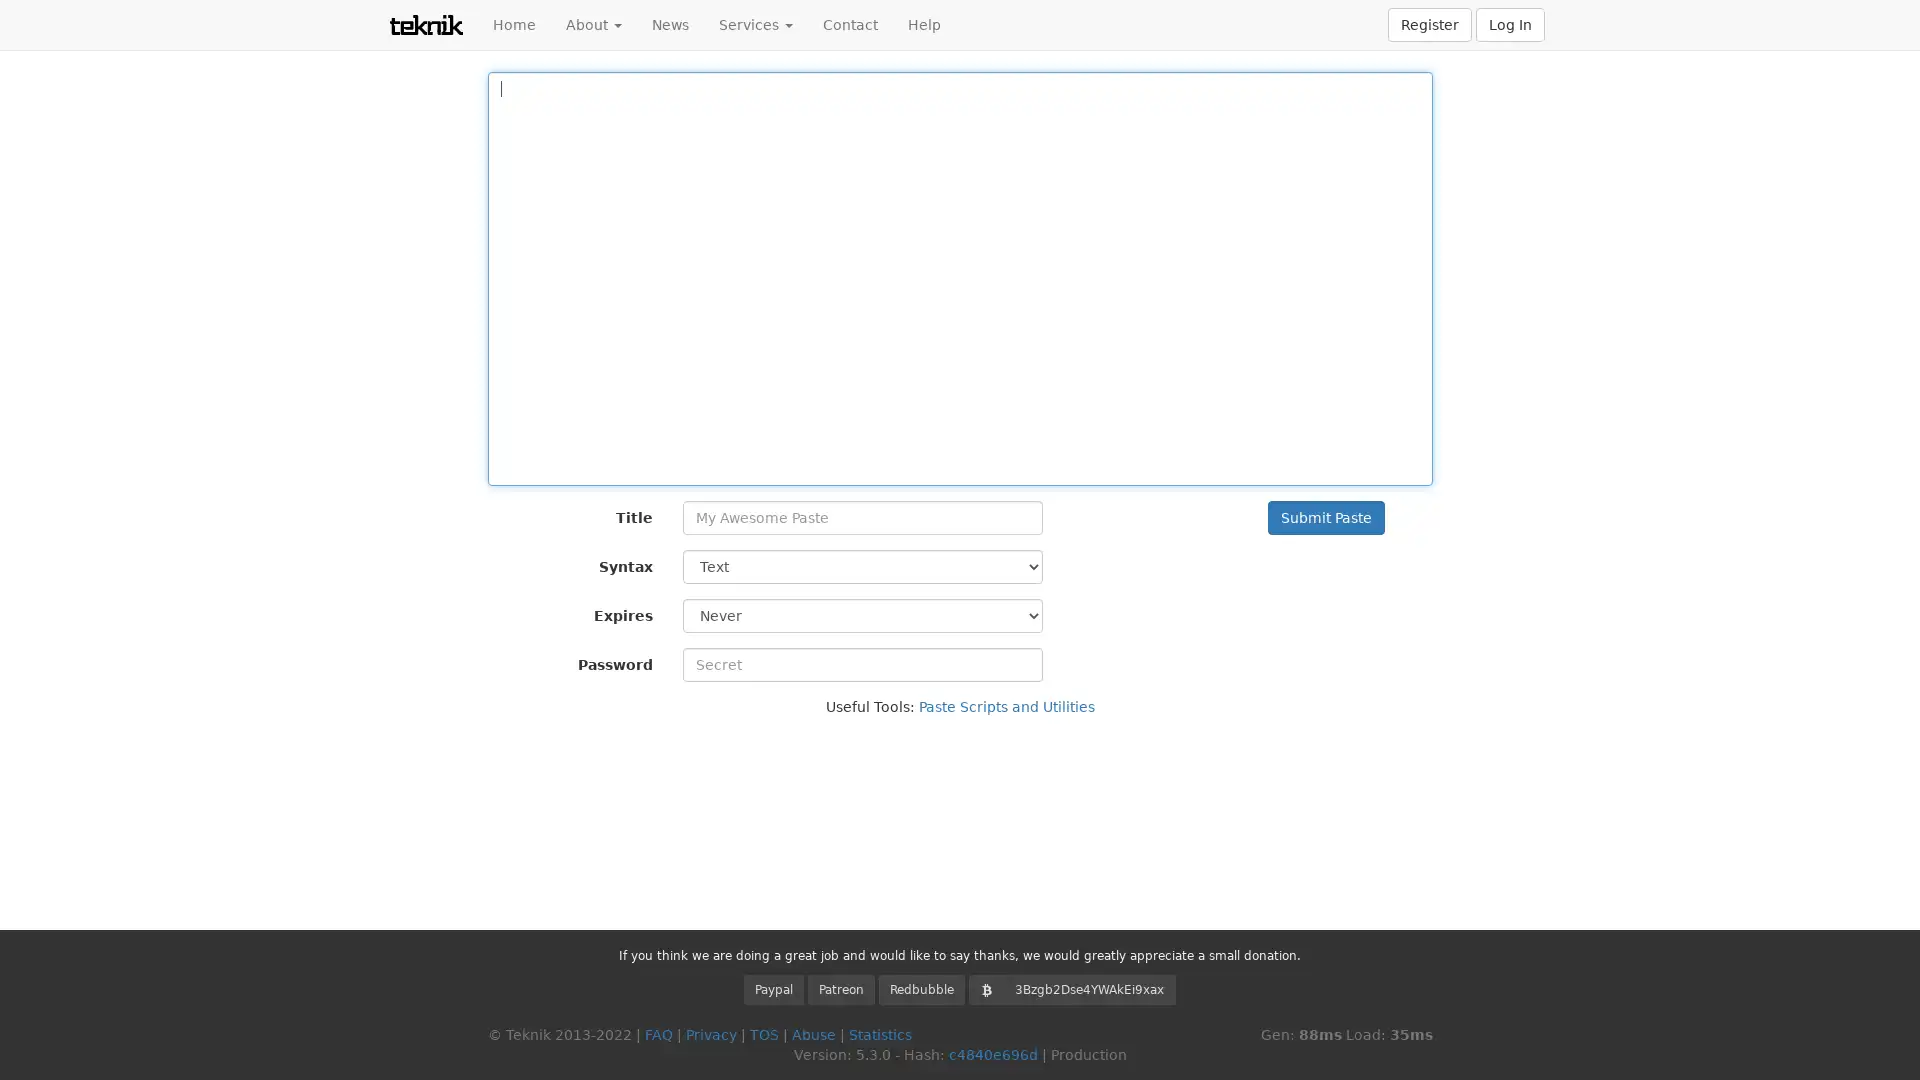  Describe the element at coordinates (1325, 516) in the screenshot. I see `Submit Paste` at that location.